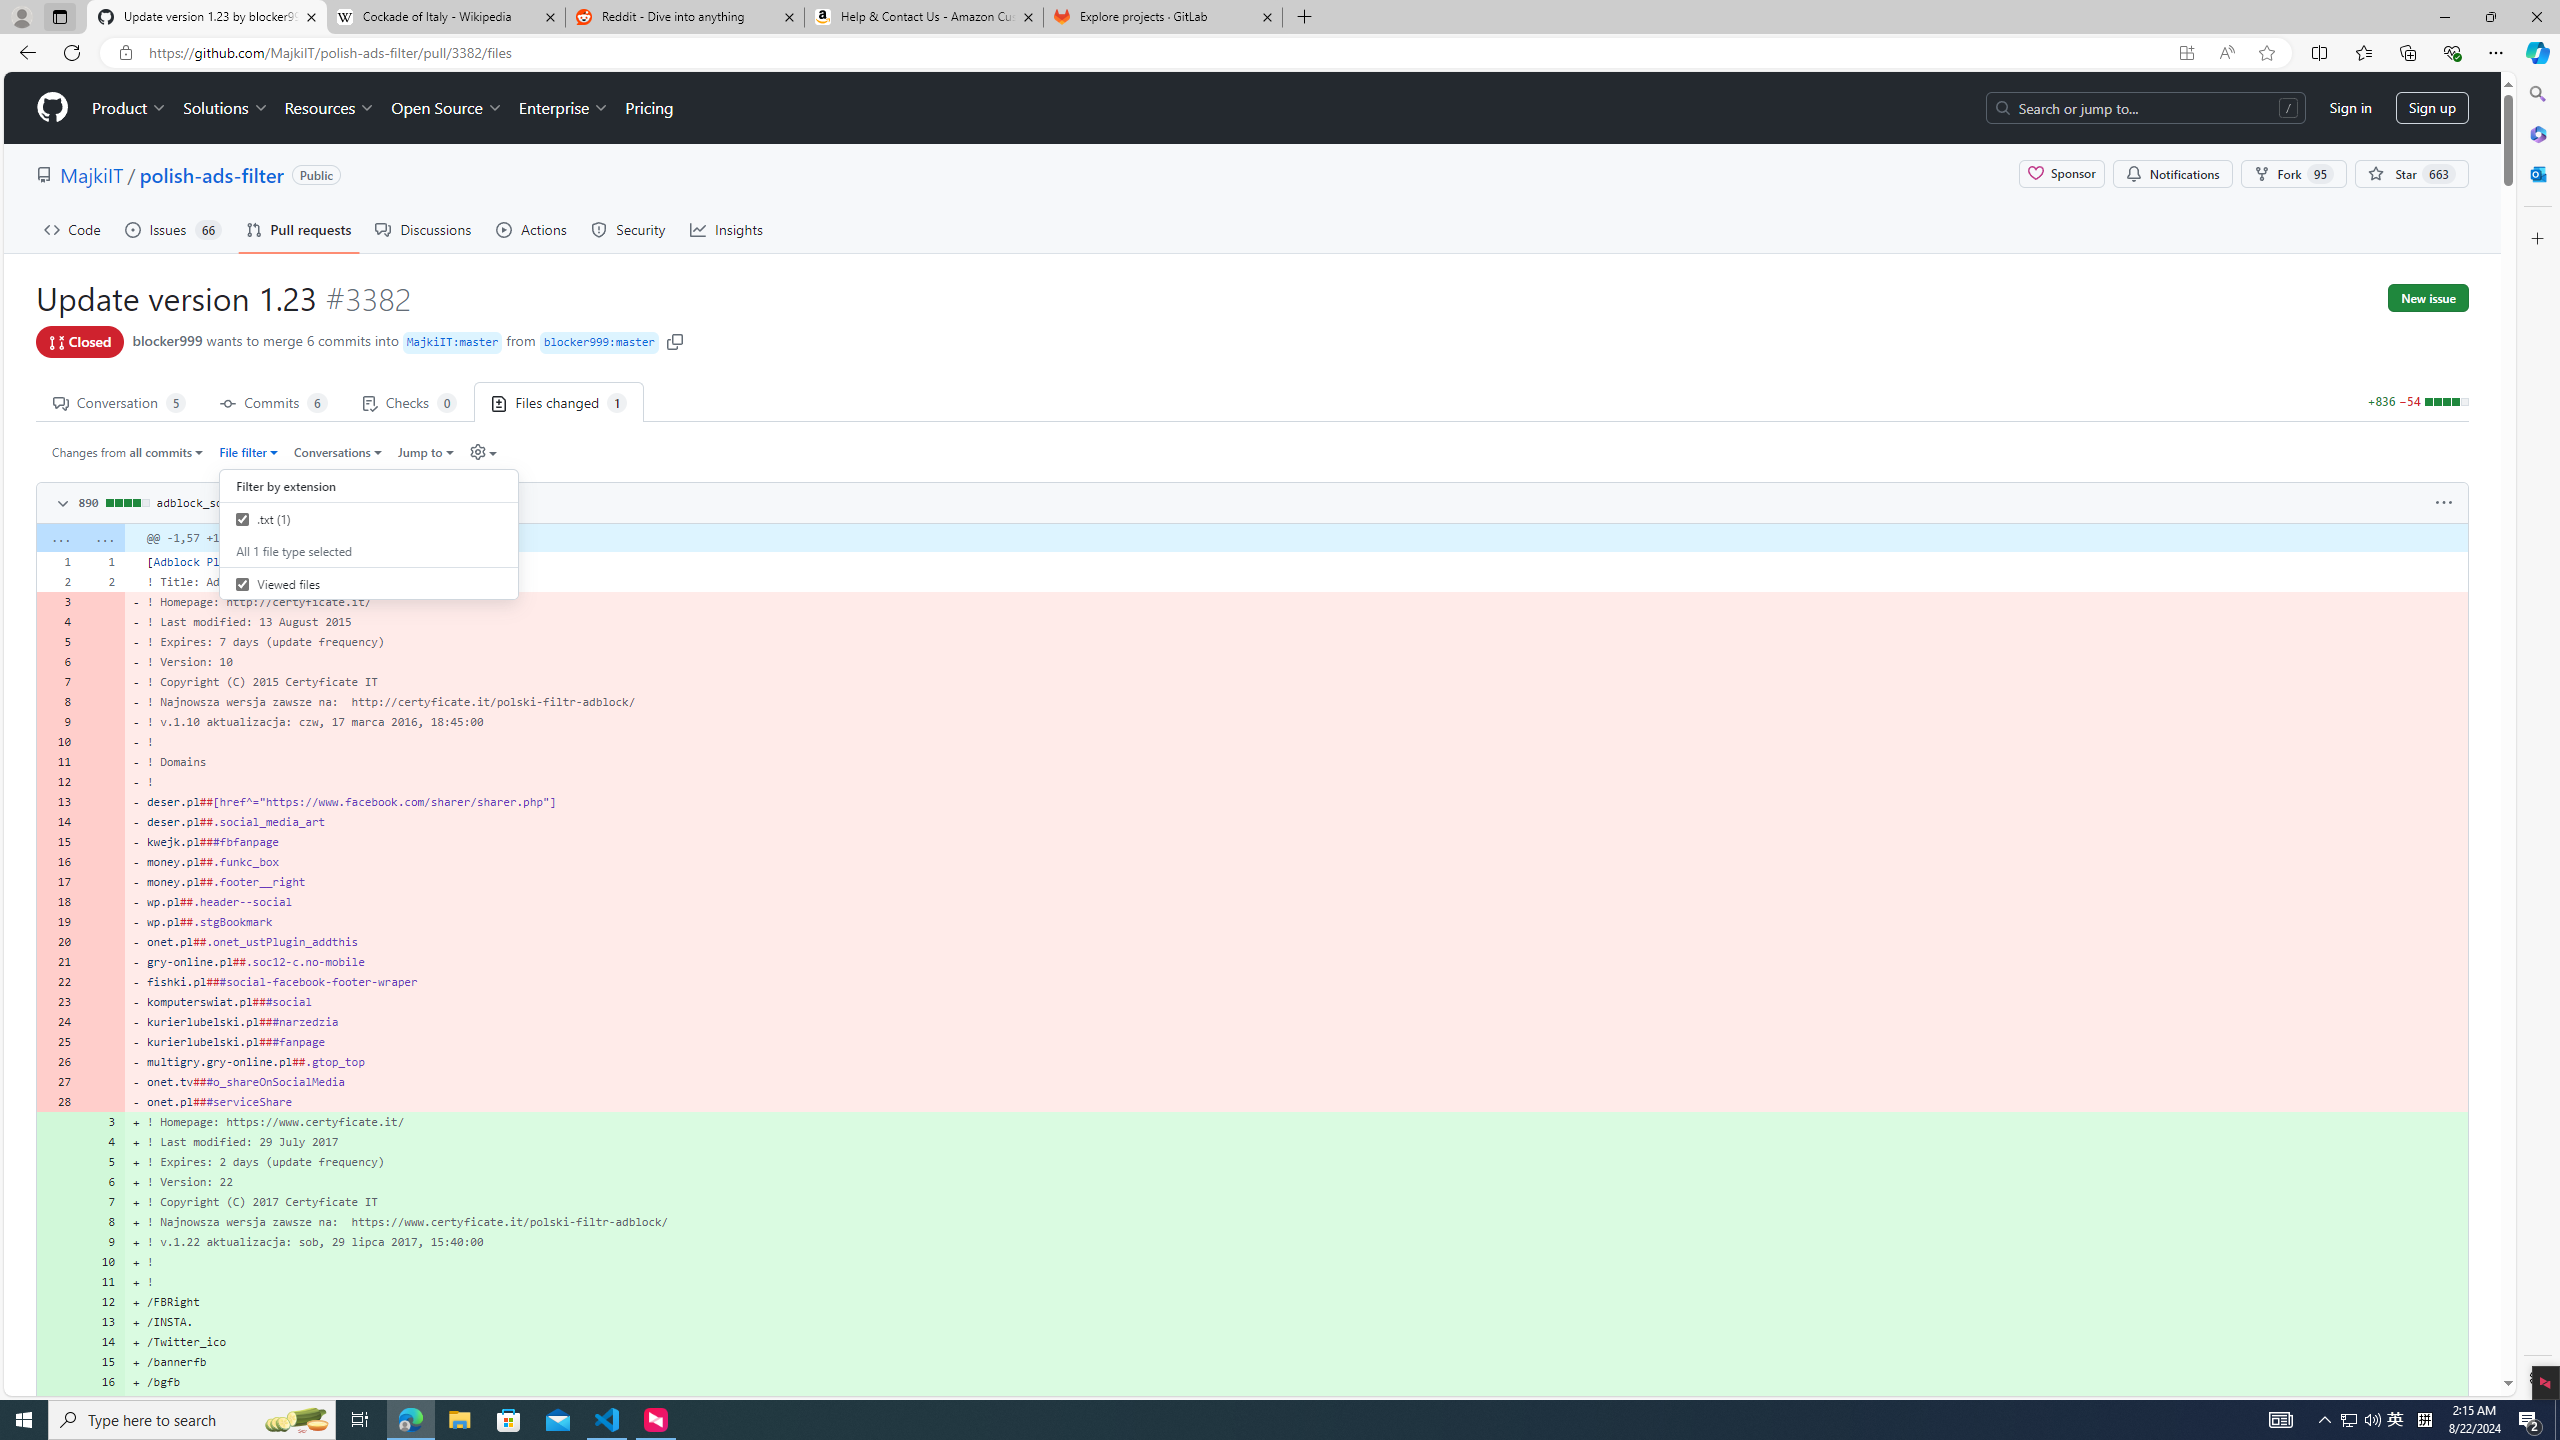  What do you see at coordinates (2427, 298) in the screenshot?
I see `'New issue'` at bounding box center [2427, 298].